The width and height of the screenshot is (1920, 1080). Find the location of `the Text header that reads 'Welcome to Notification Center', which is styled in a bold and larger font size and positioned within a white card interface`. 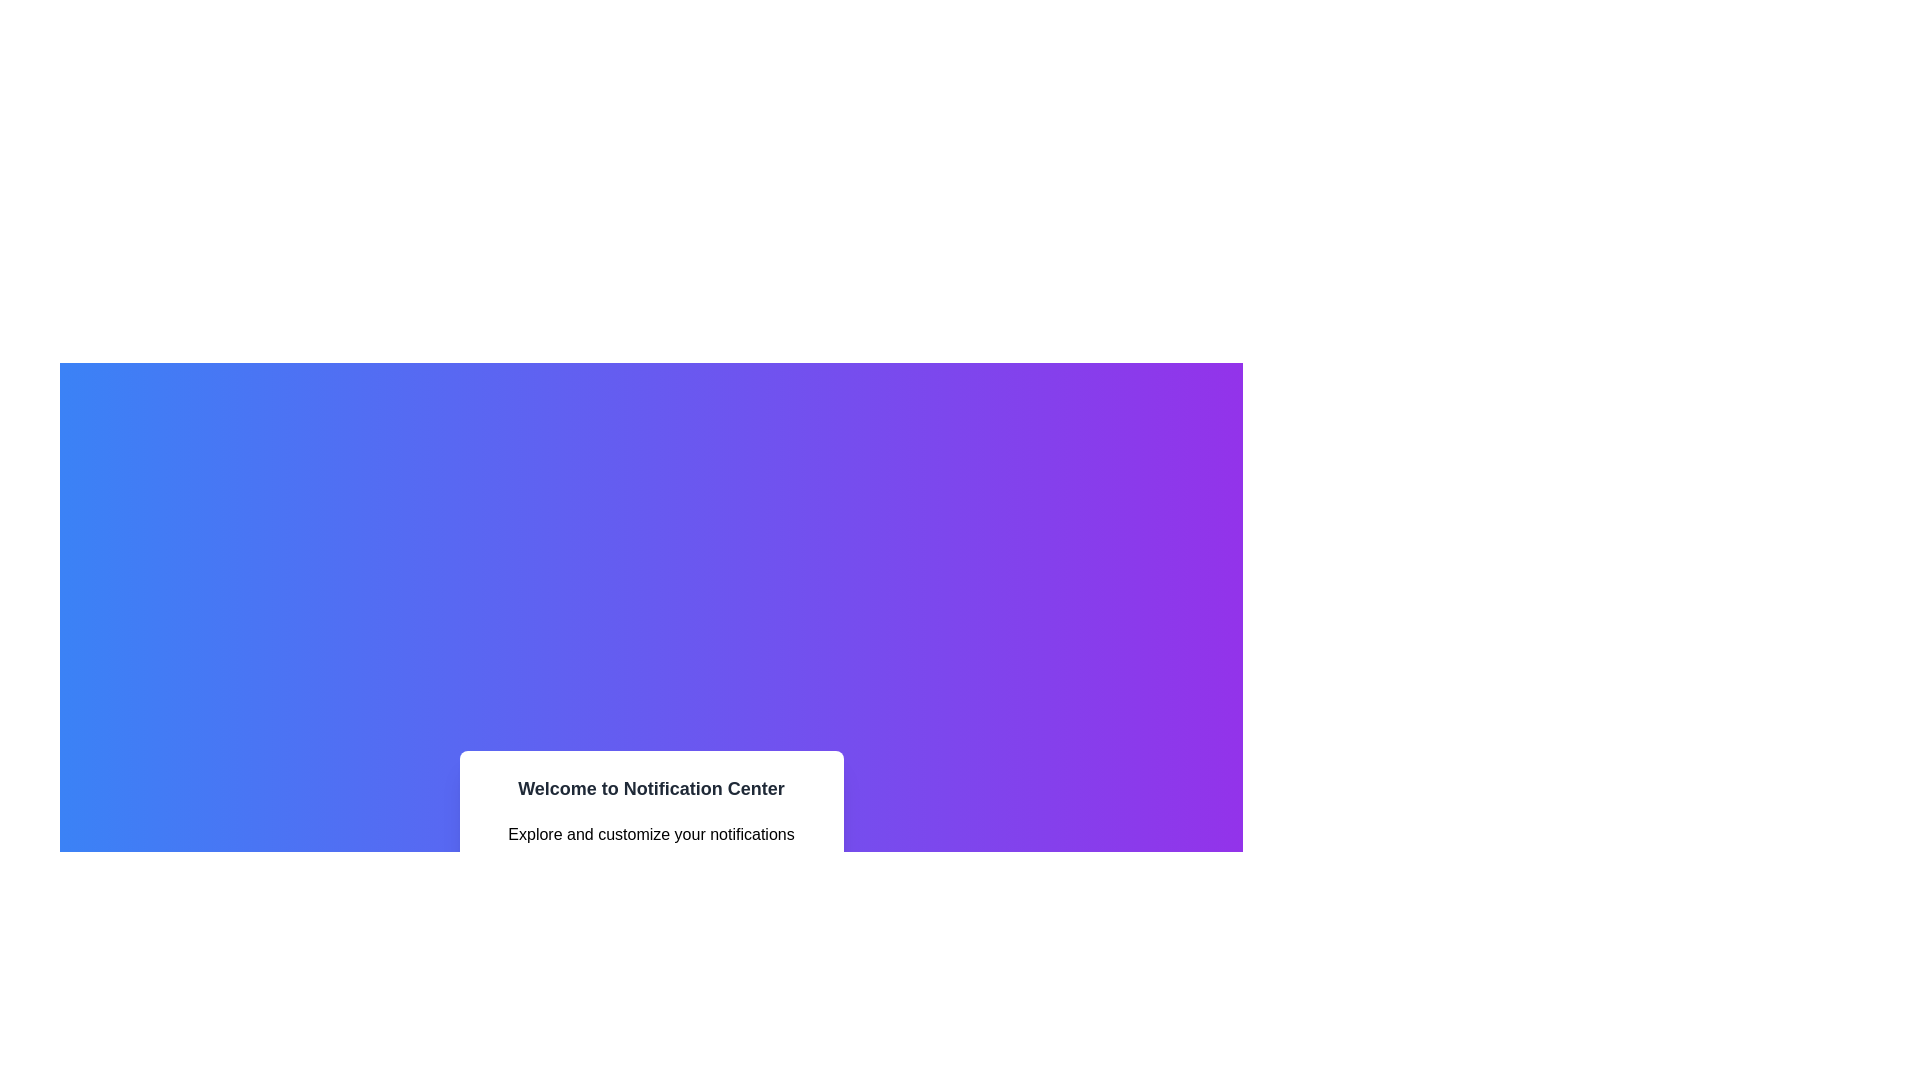

the Text header that reads 'Welcome to Notification Center', which is styled in a bold and larger font size and positioned within a white card interface is located at coordinates (651, 788).